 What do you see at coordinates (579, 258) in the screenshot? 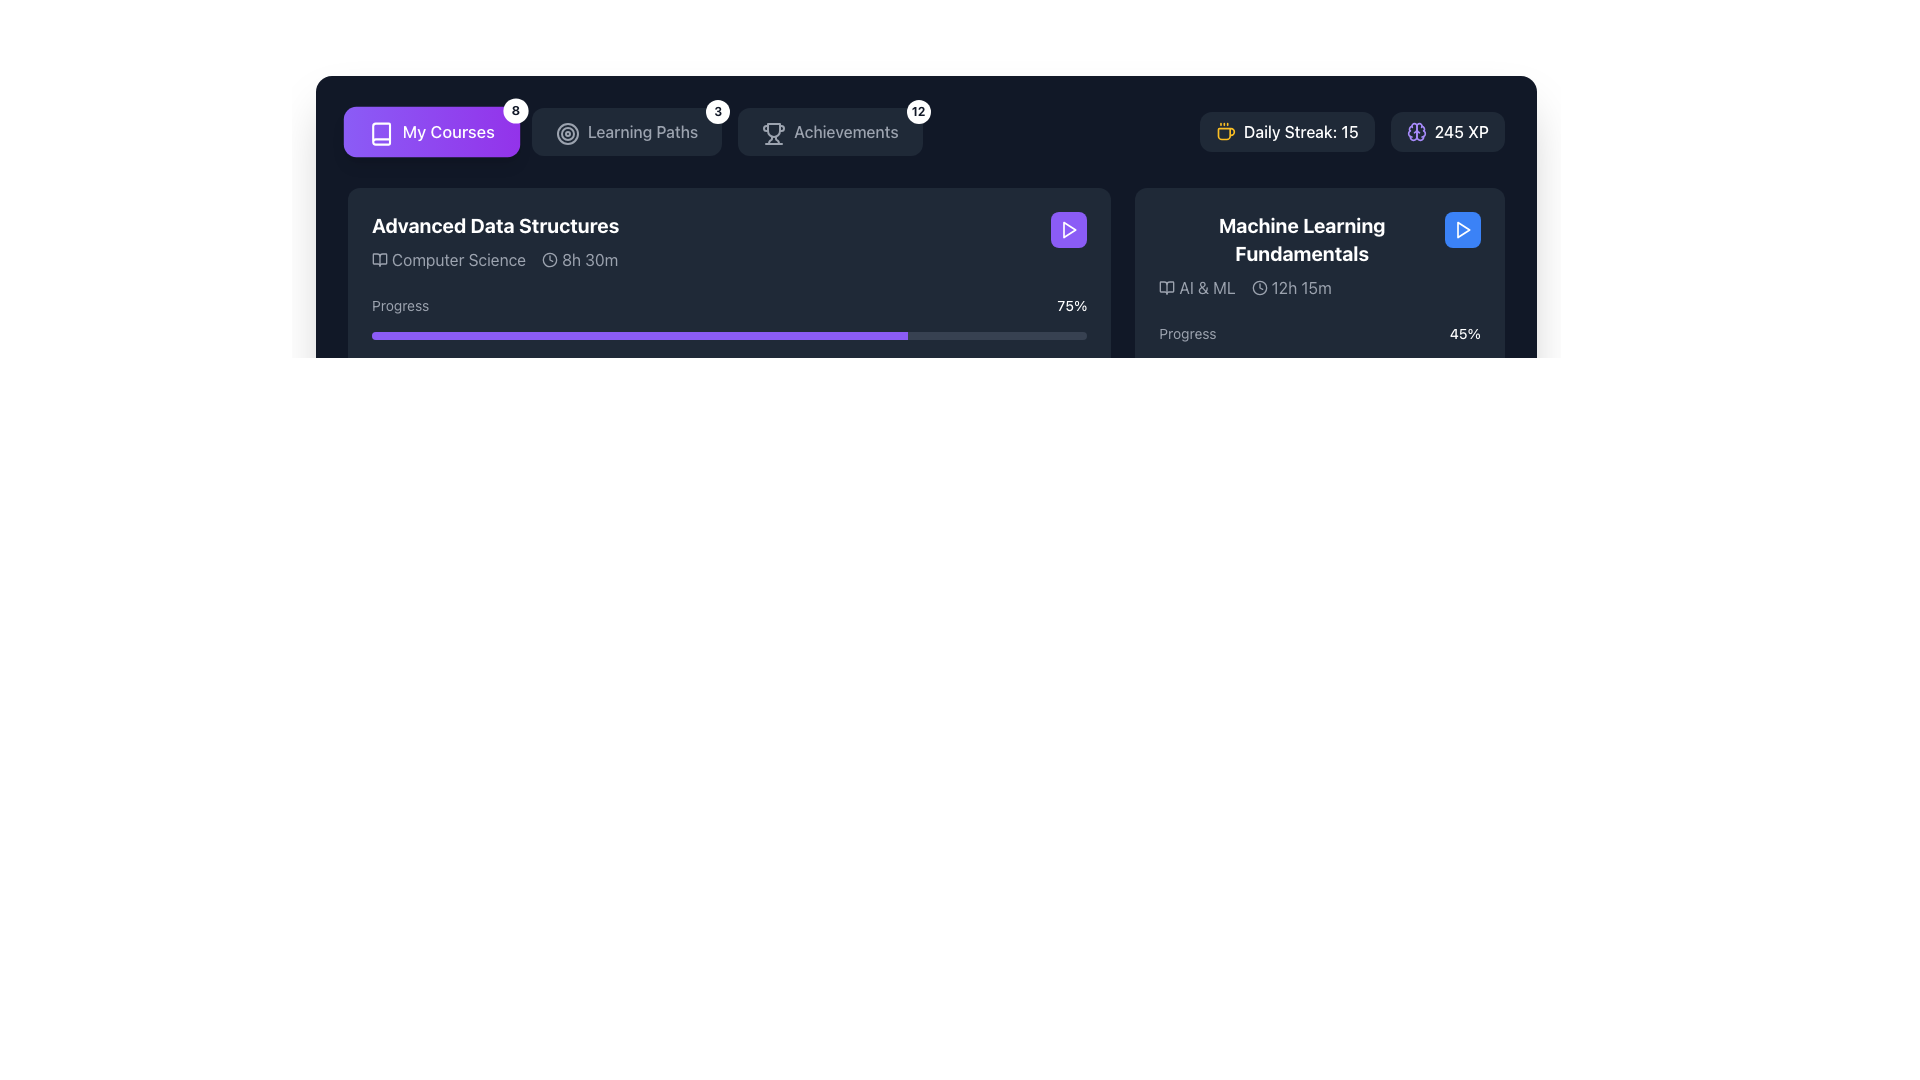
I see `the informational label displaying the clock icon and text '8h 30m' located to the right of the 'Computer Science' label in the 'Advanced Data Structures' course section` at bounding box center [579, 258].